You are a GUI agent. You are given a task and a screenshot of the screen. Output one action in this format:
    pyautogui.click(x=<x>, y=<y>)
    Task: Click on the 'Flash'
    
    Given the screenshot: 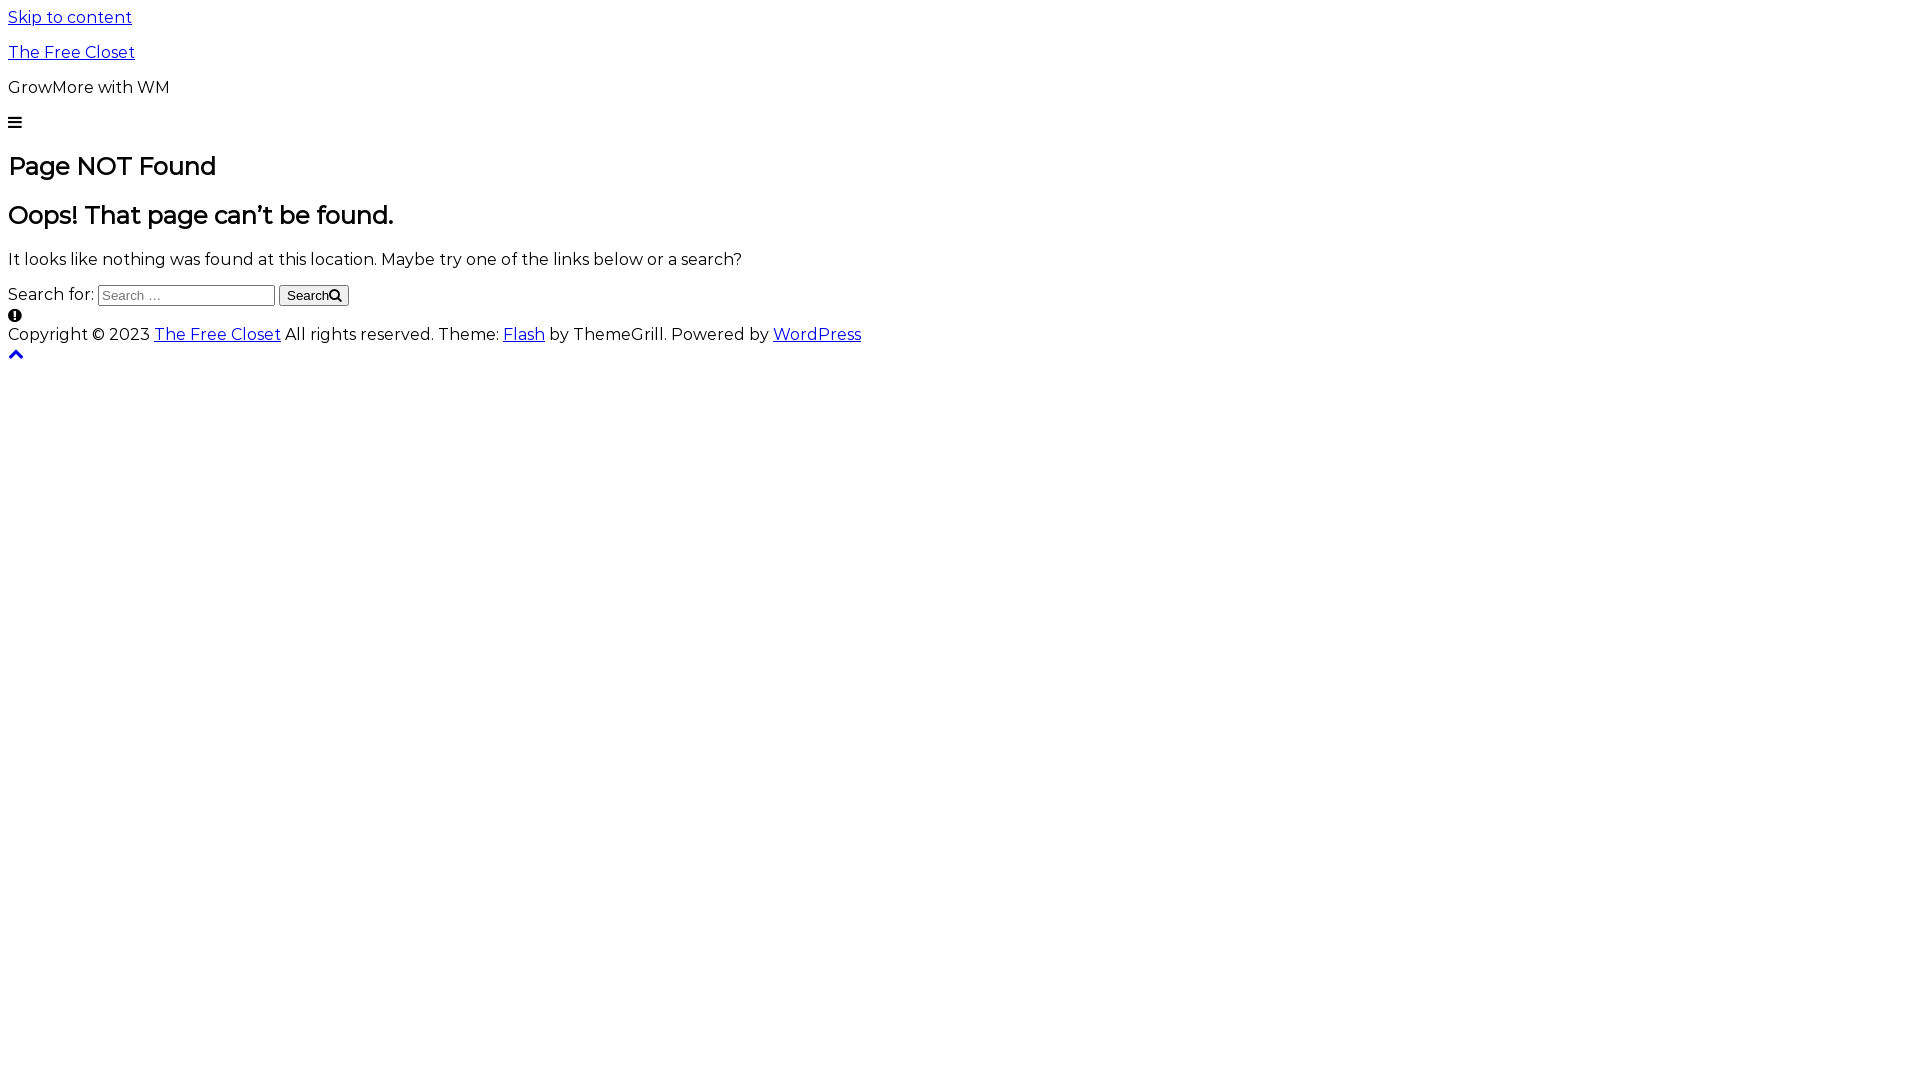 What is the action you would take?
    pyautogui.click(x=523, y=333)
    